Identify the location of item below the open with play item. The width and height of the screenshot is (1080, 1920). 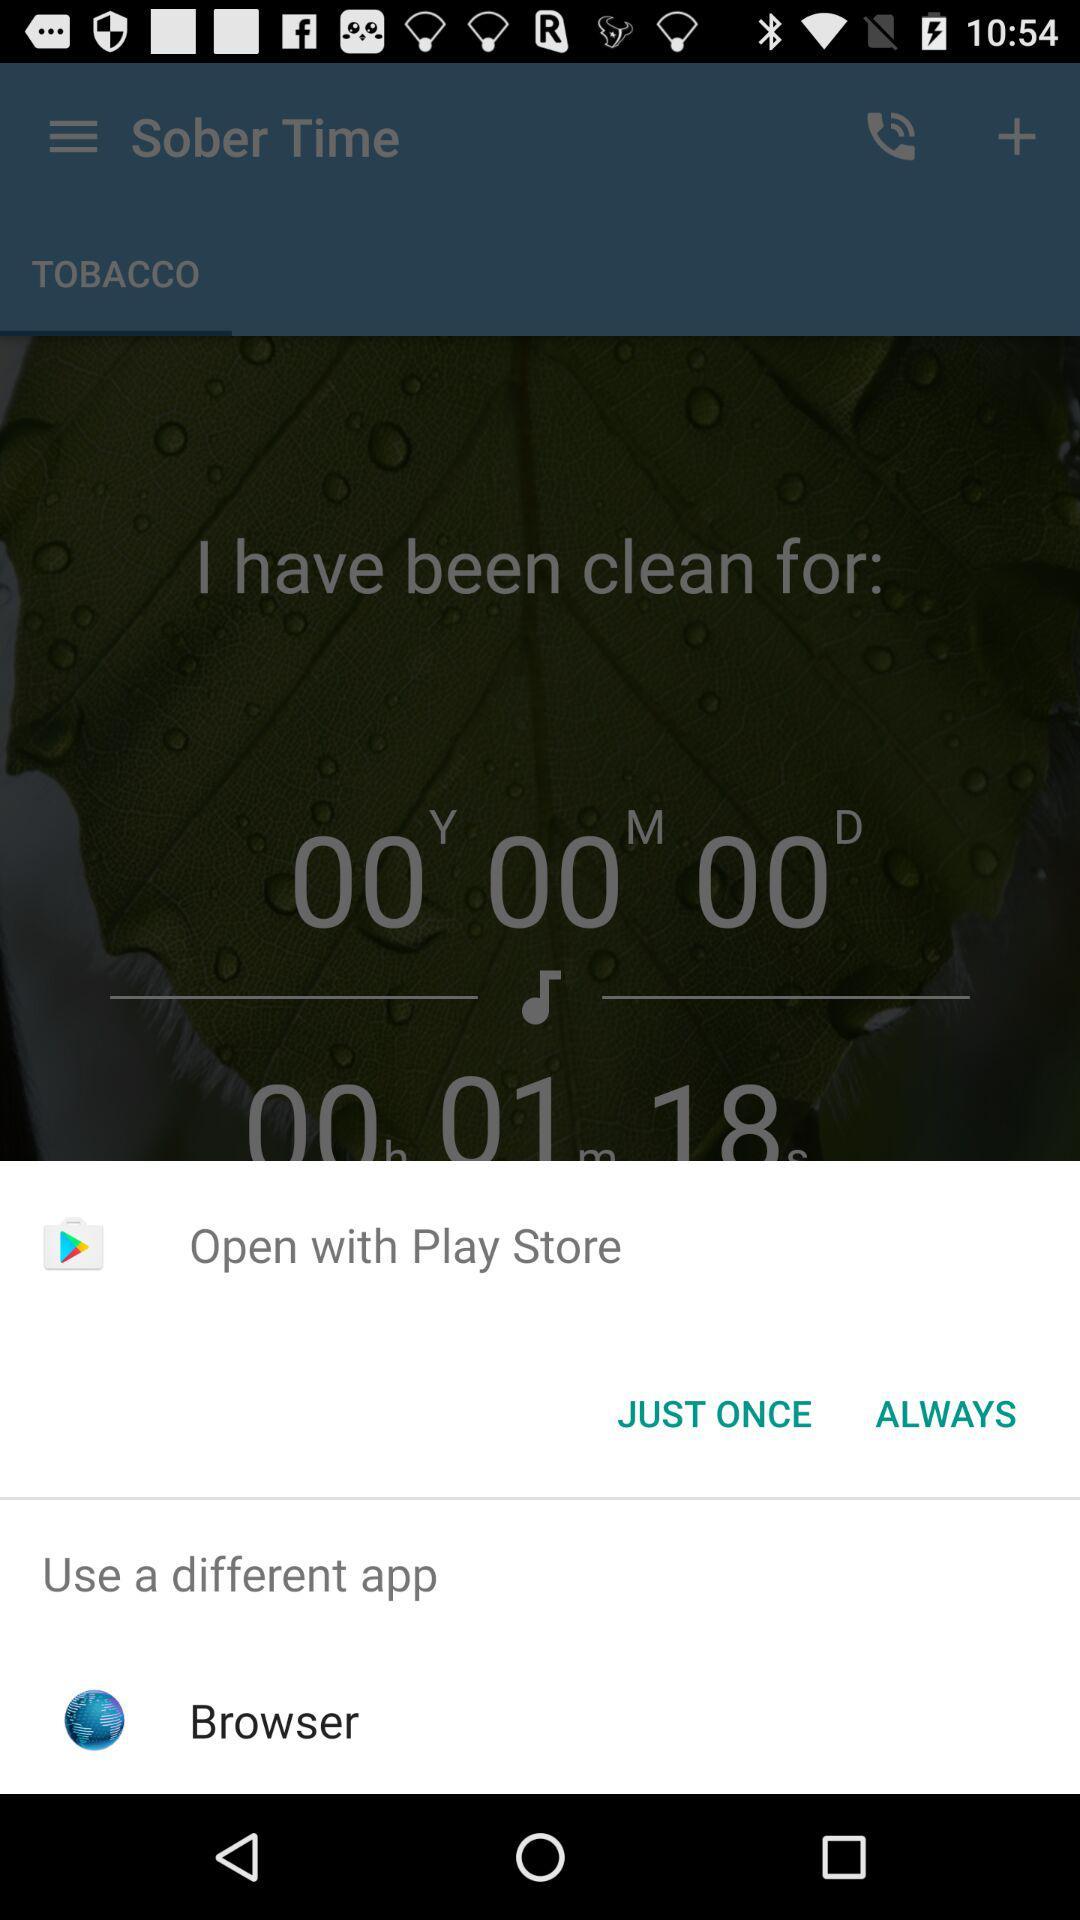
(945, 1411).